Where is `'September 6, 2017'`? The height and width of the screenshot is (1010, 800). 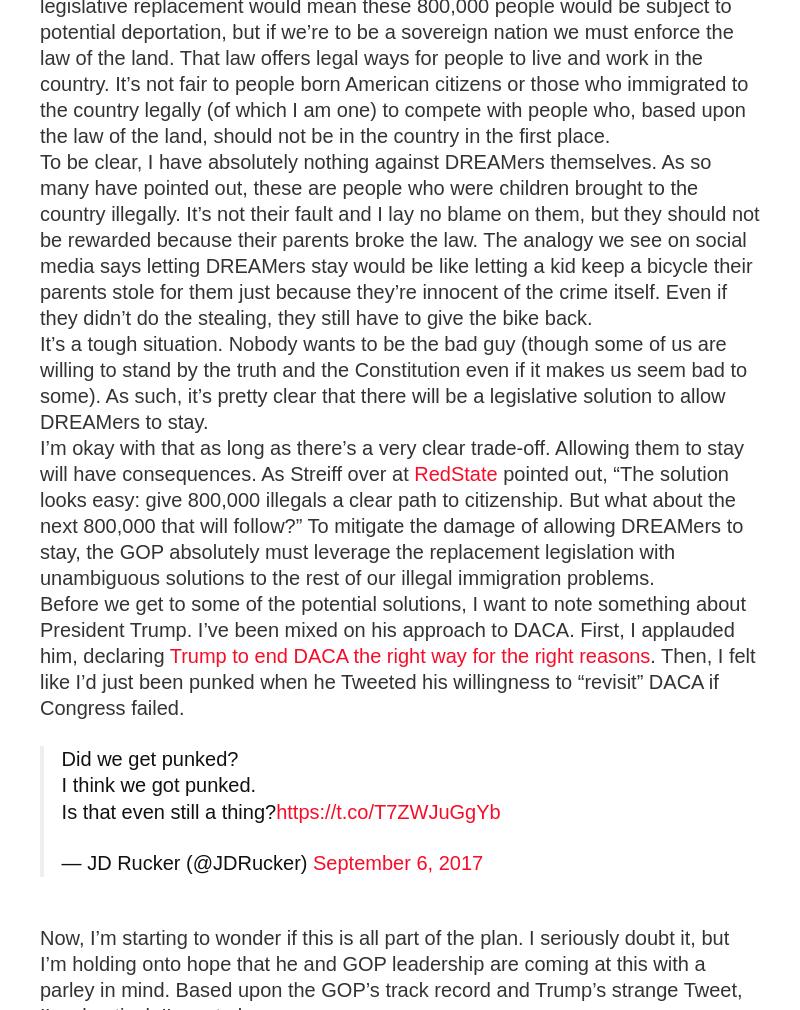
'September 6, 2017' is located at coordinates (397, 863).